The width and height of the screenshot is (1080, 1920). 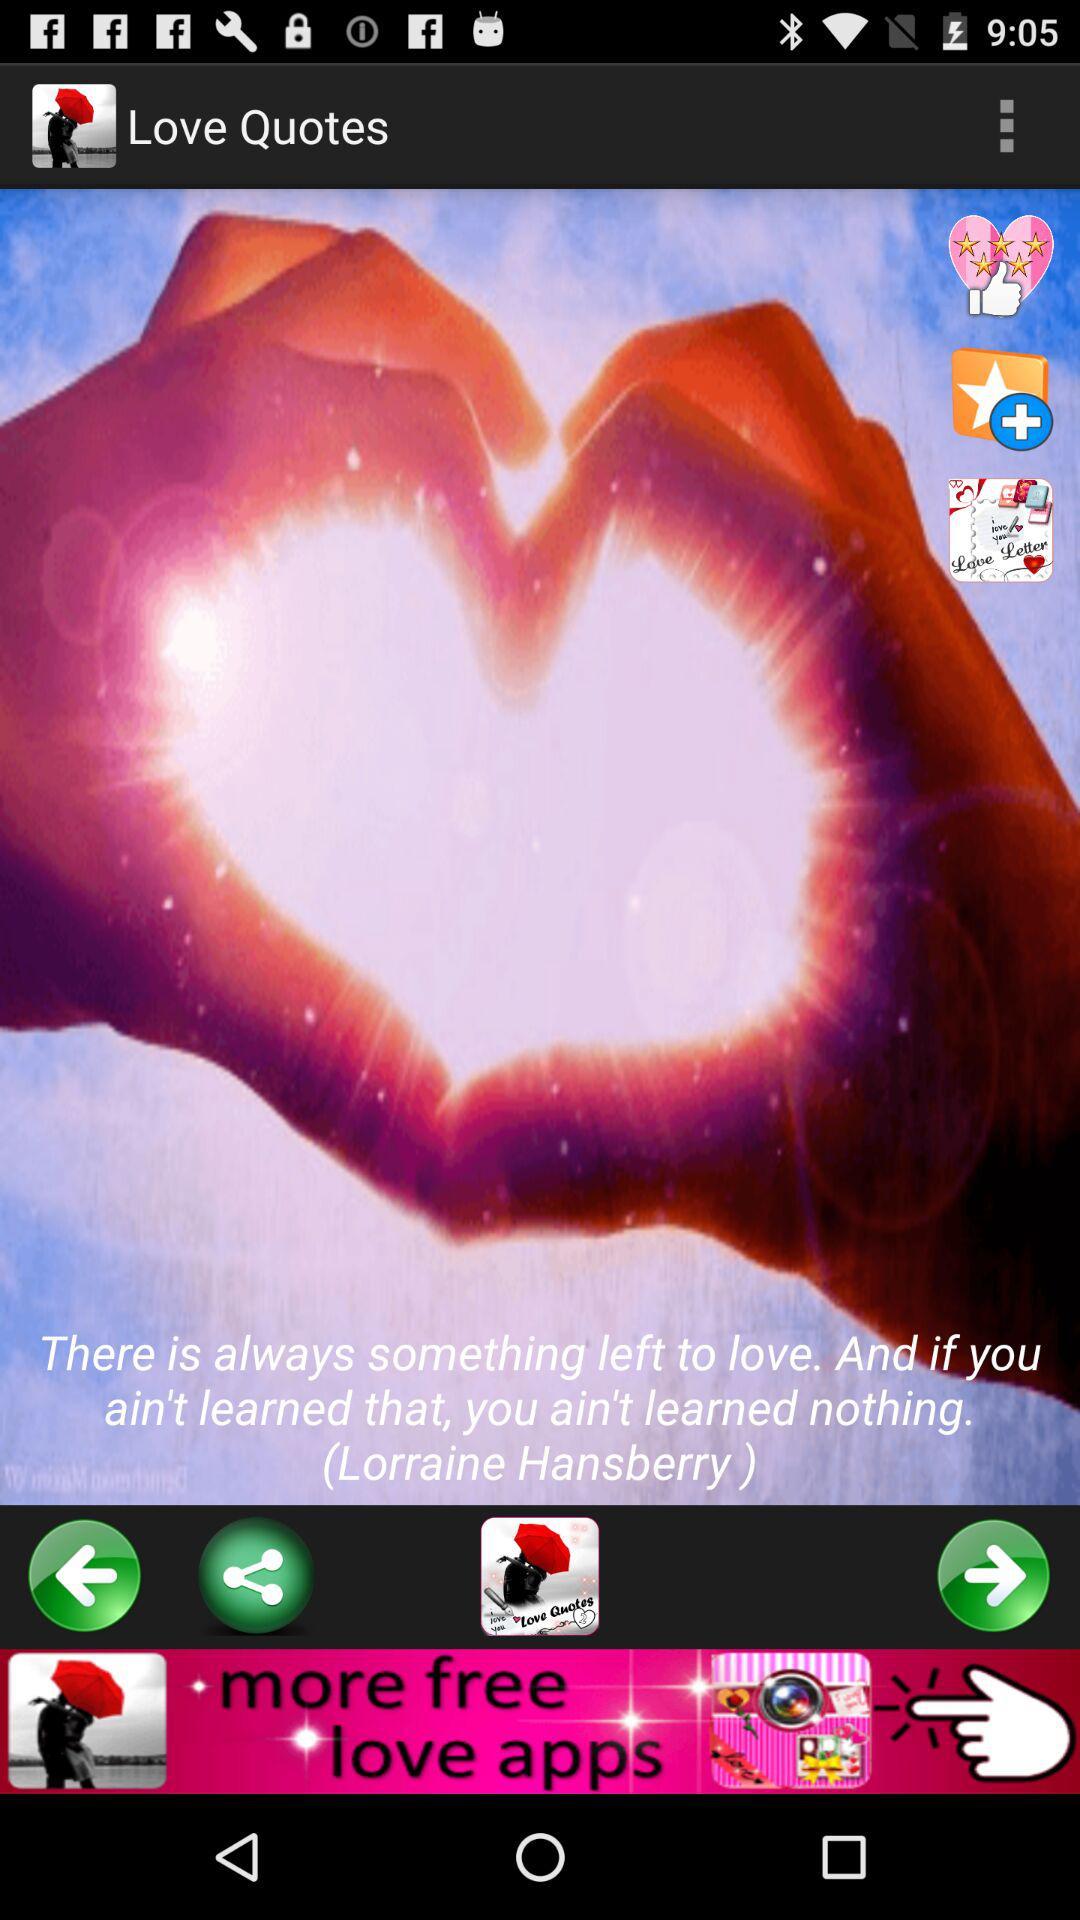 I want to click on icon at the center, so click(x=540, y=847).